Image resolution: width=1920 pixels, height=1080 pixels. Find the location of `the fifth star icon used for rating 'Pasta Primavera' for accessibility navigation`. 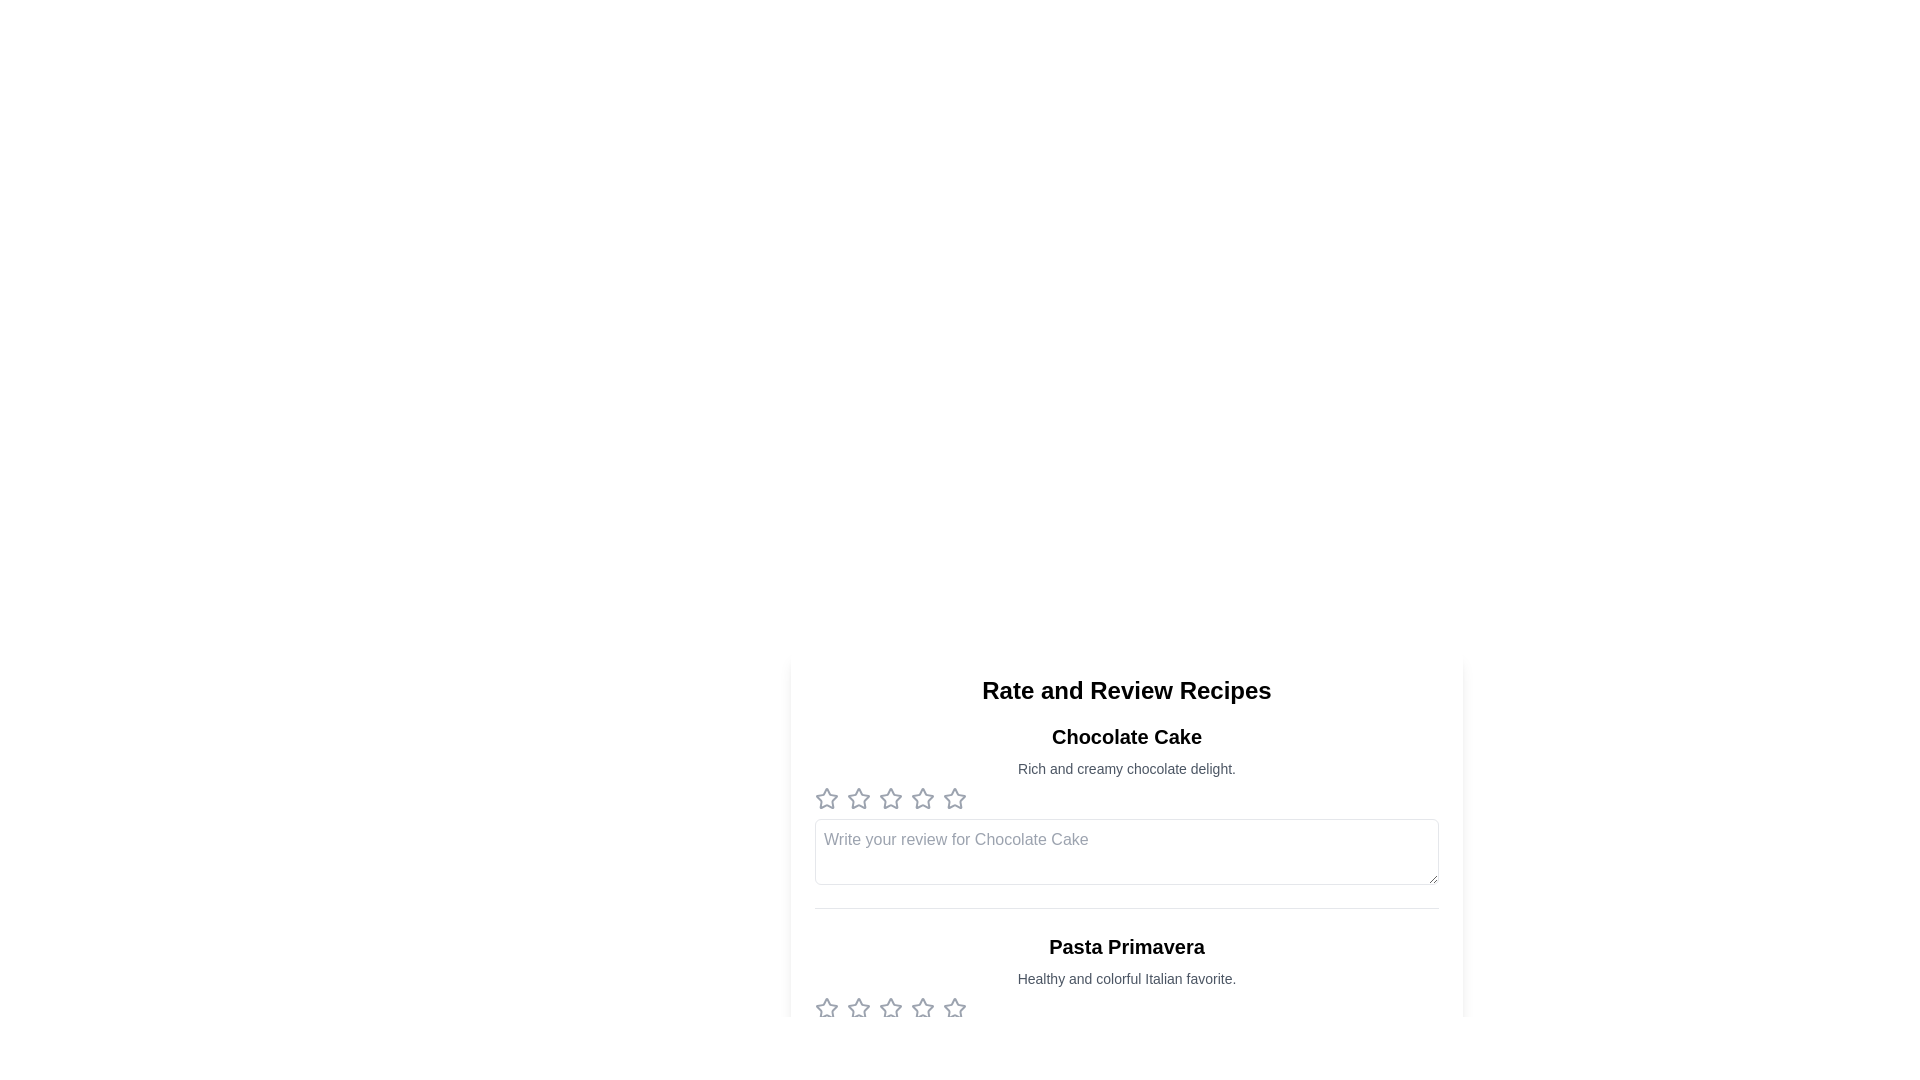

the fifth star icon used for rating 'Pasta Primavera' for accessibility navigation is located at coordinates (954, 1009).